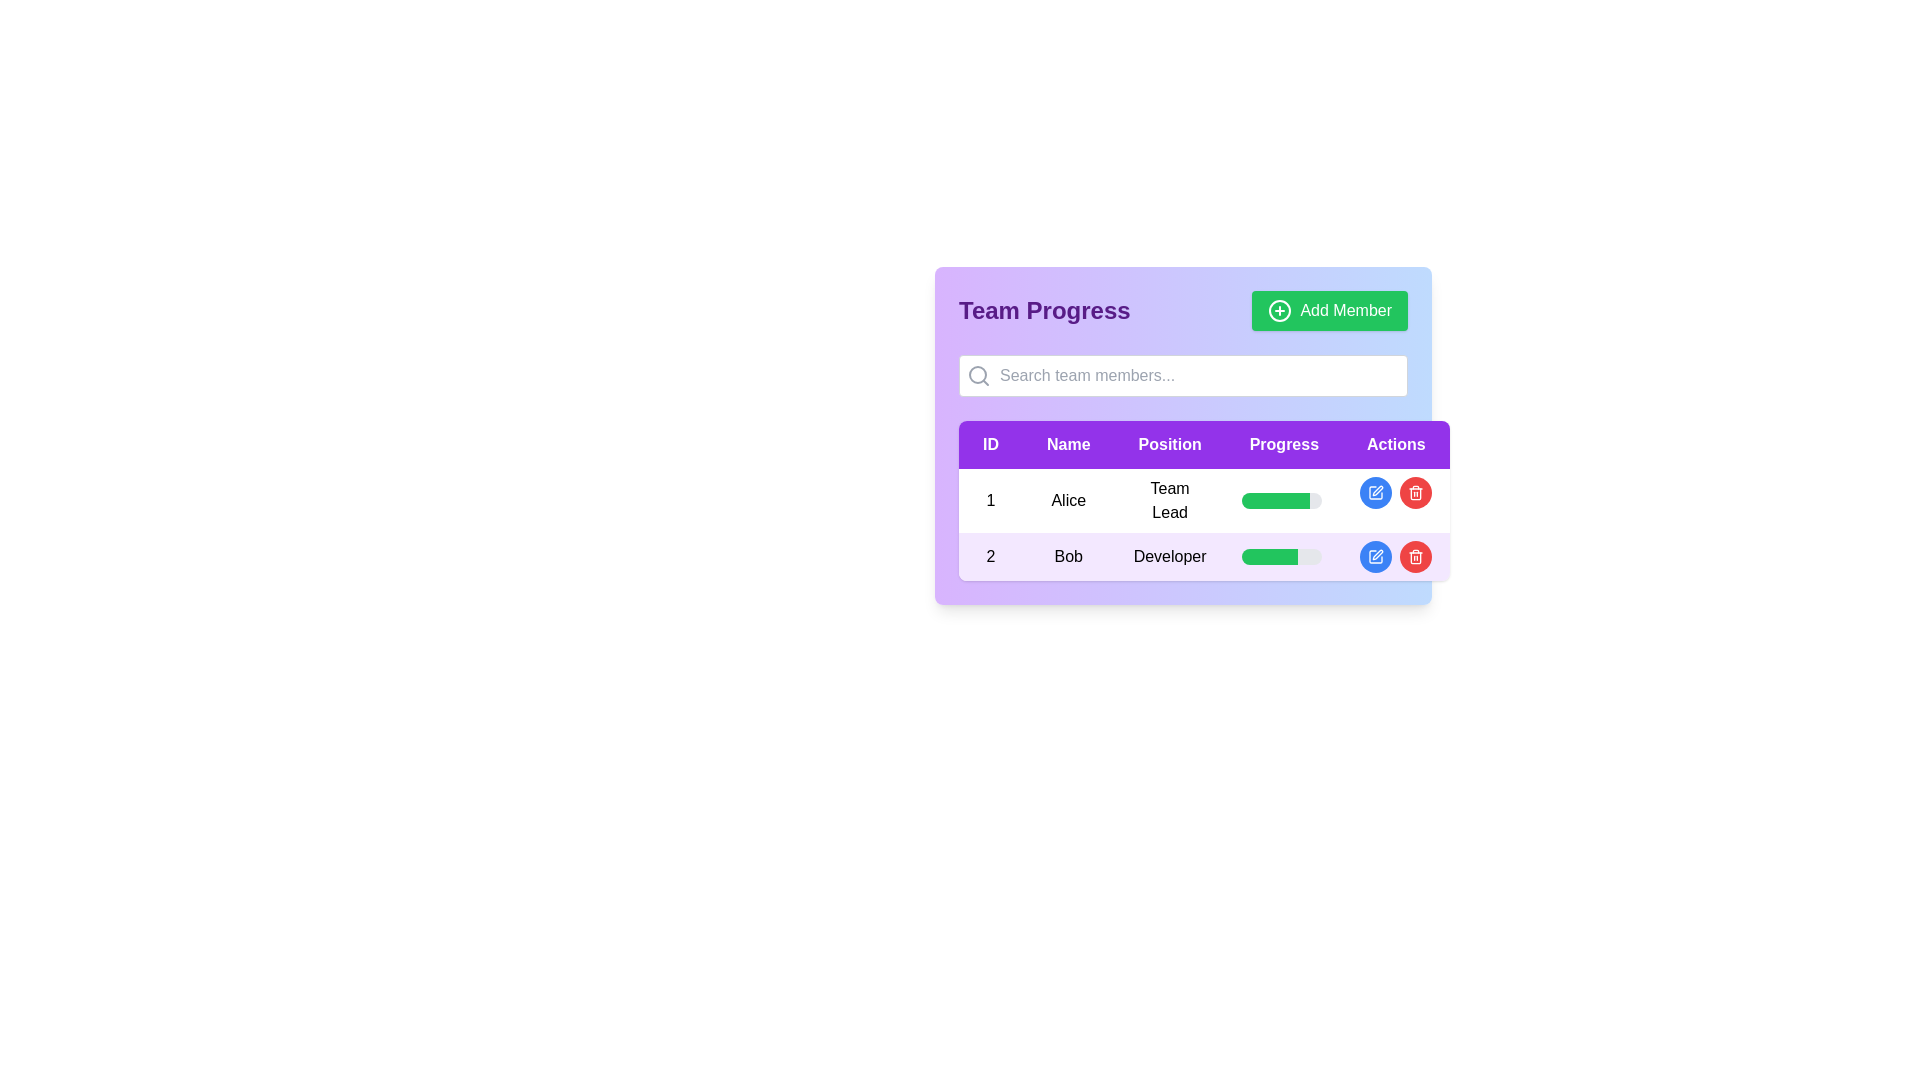 The height and width of the screenshot is (1080, 1920). I want to click on the edit button located in the 'Actions' column of the second row of the table to initiate the edit process, so click(1376, 490).